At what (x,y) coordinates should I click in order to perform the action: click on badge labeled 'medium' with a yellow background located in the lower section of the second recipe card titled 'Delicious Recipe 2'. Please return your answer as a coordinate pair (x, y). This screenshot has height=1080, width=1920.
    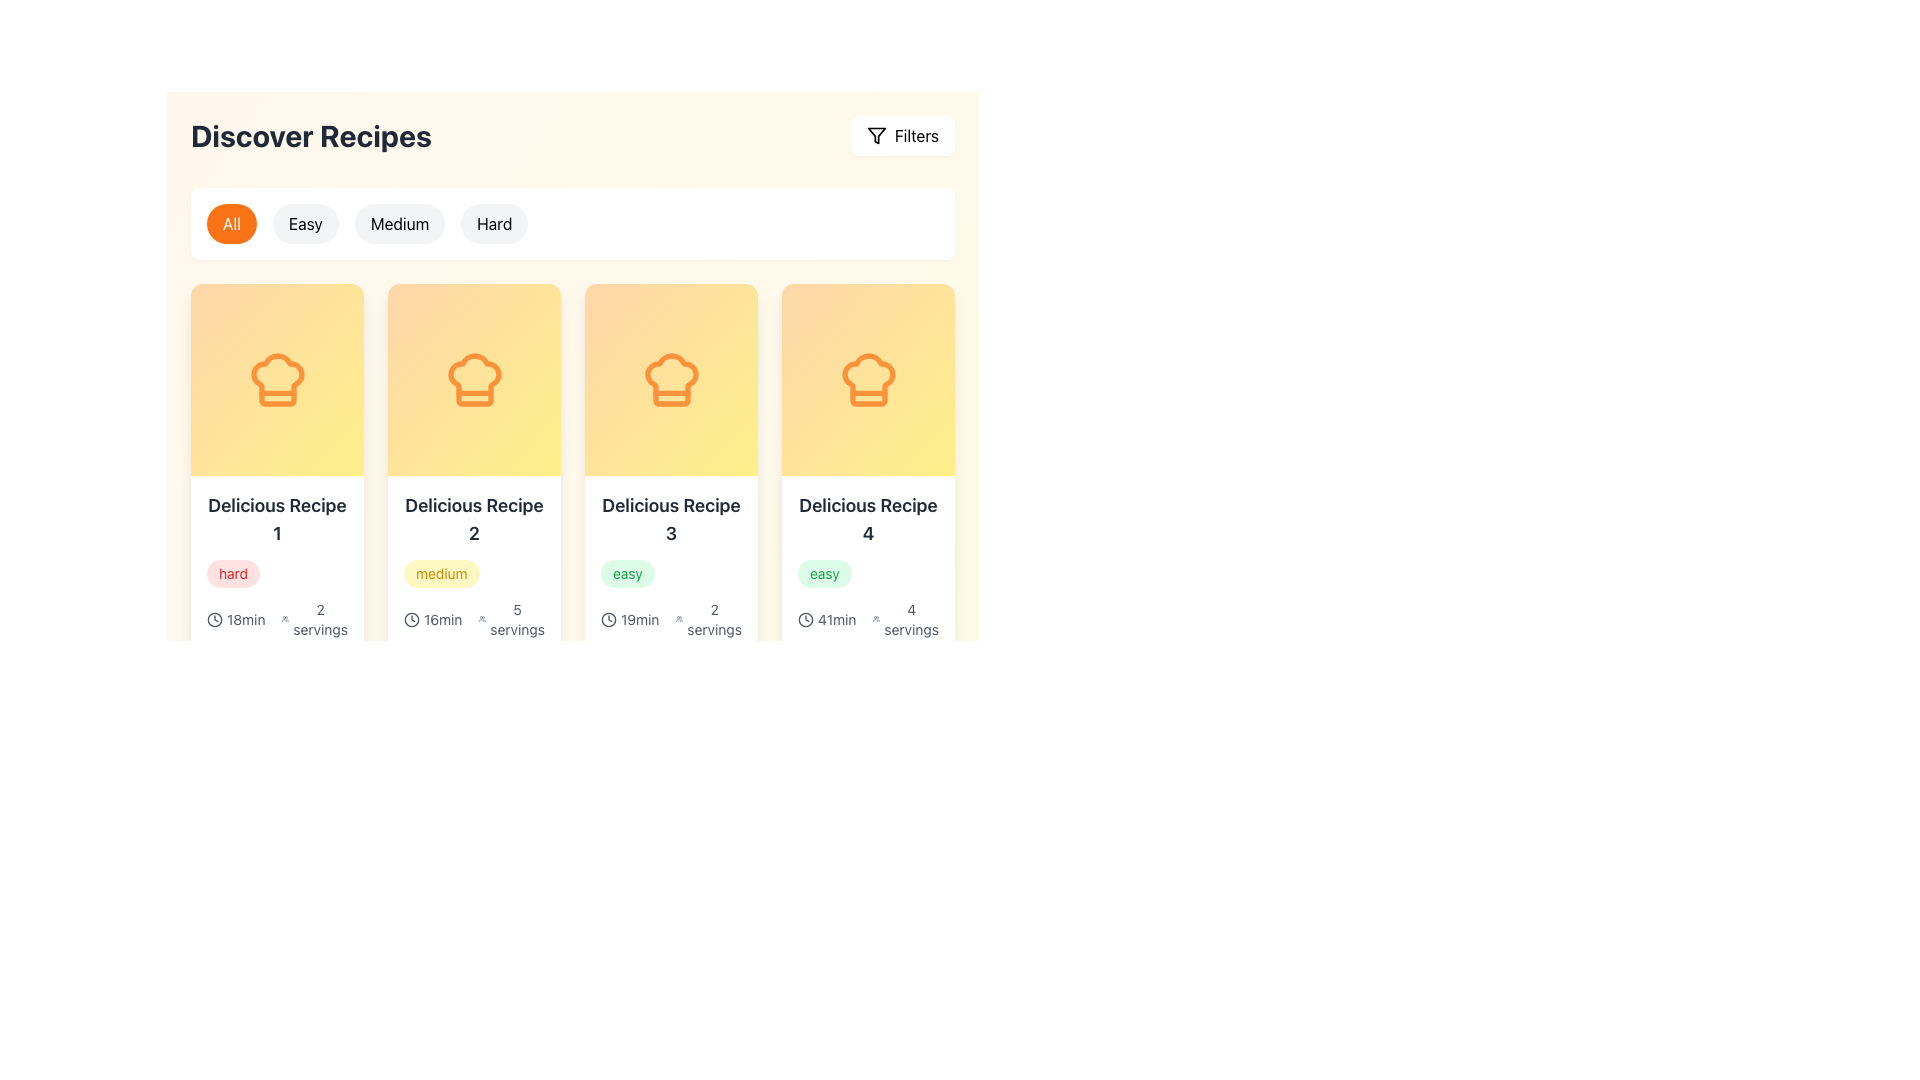
    Looking at the image, I should click on (637, 1018).